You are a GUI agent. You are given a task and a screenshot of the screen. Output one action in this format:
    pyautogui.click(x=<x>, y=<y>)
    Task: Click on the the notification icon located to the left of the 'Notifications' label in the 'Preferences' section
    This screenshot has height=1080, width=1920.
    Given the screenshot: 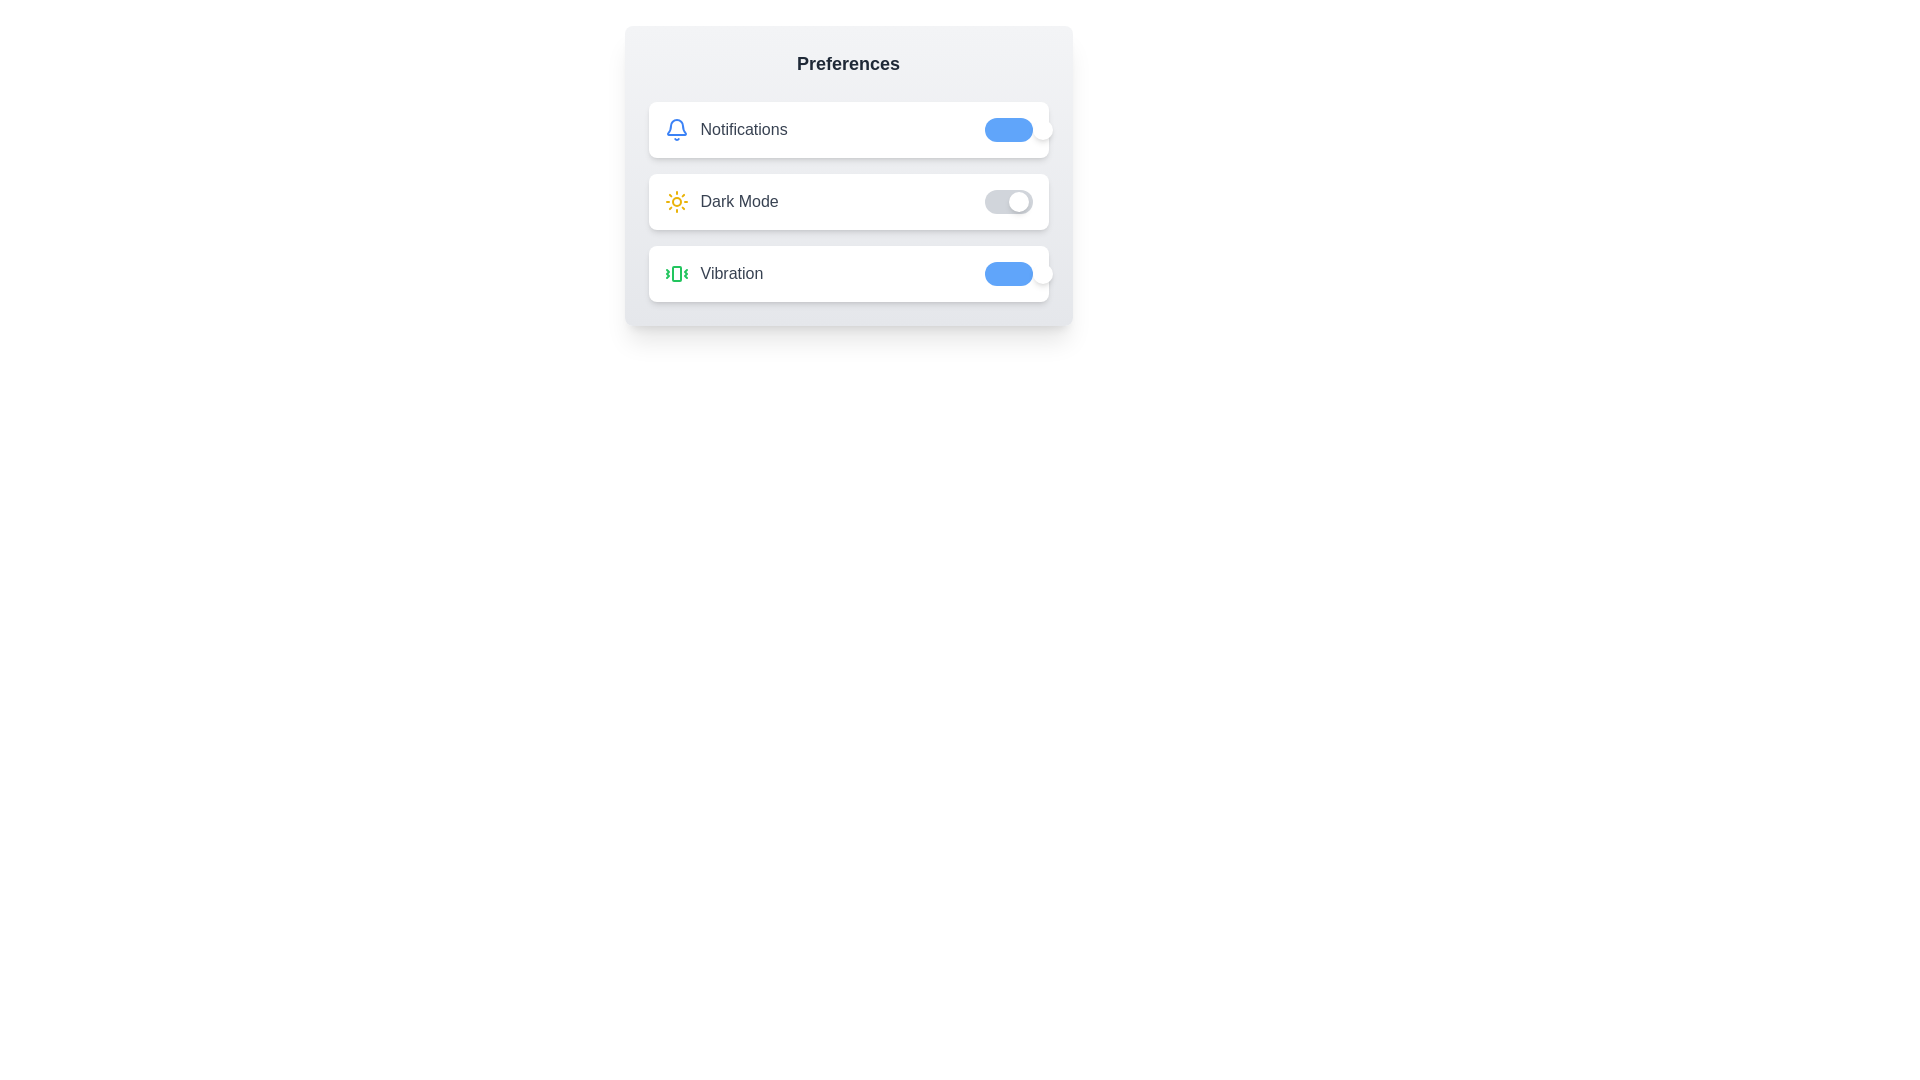 What is the action you would take?
    pyautogui.click(x=676, y=127)
    